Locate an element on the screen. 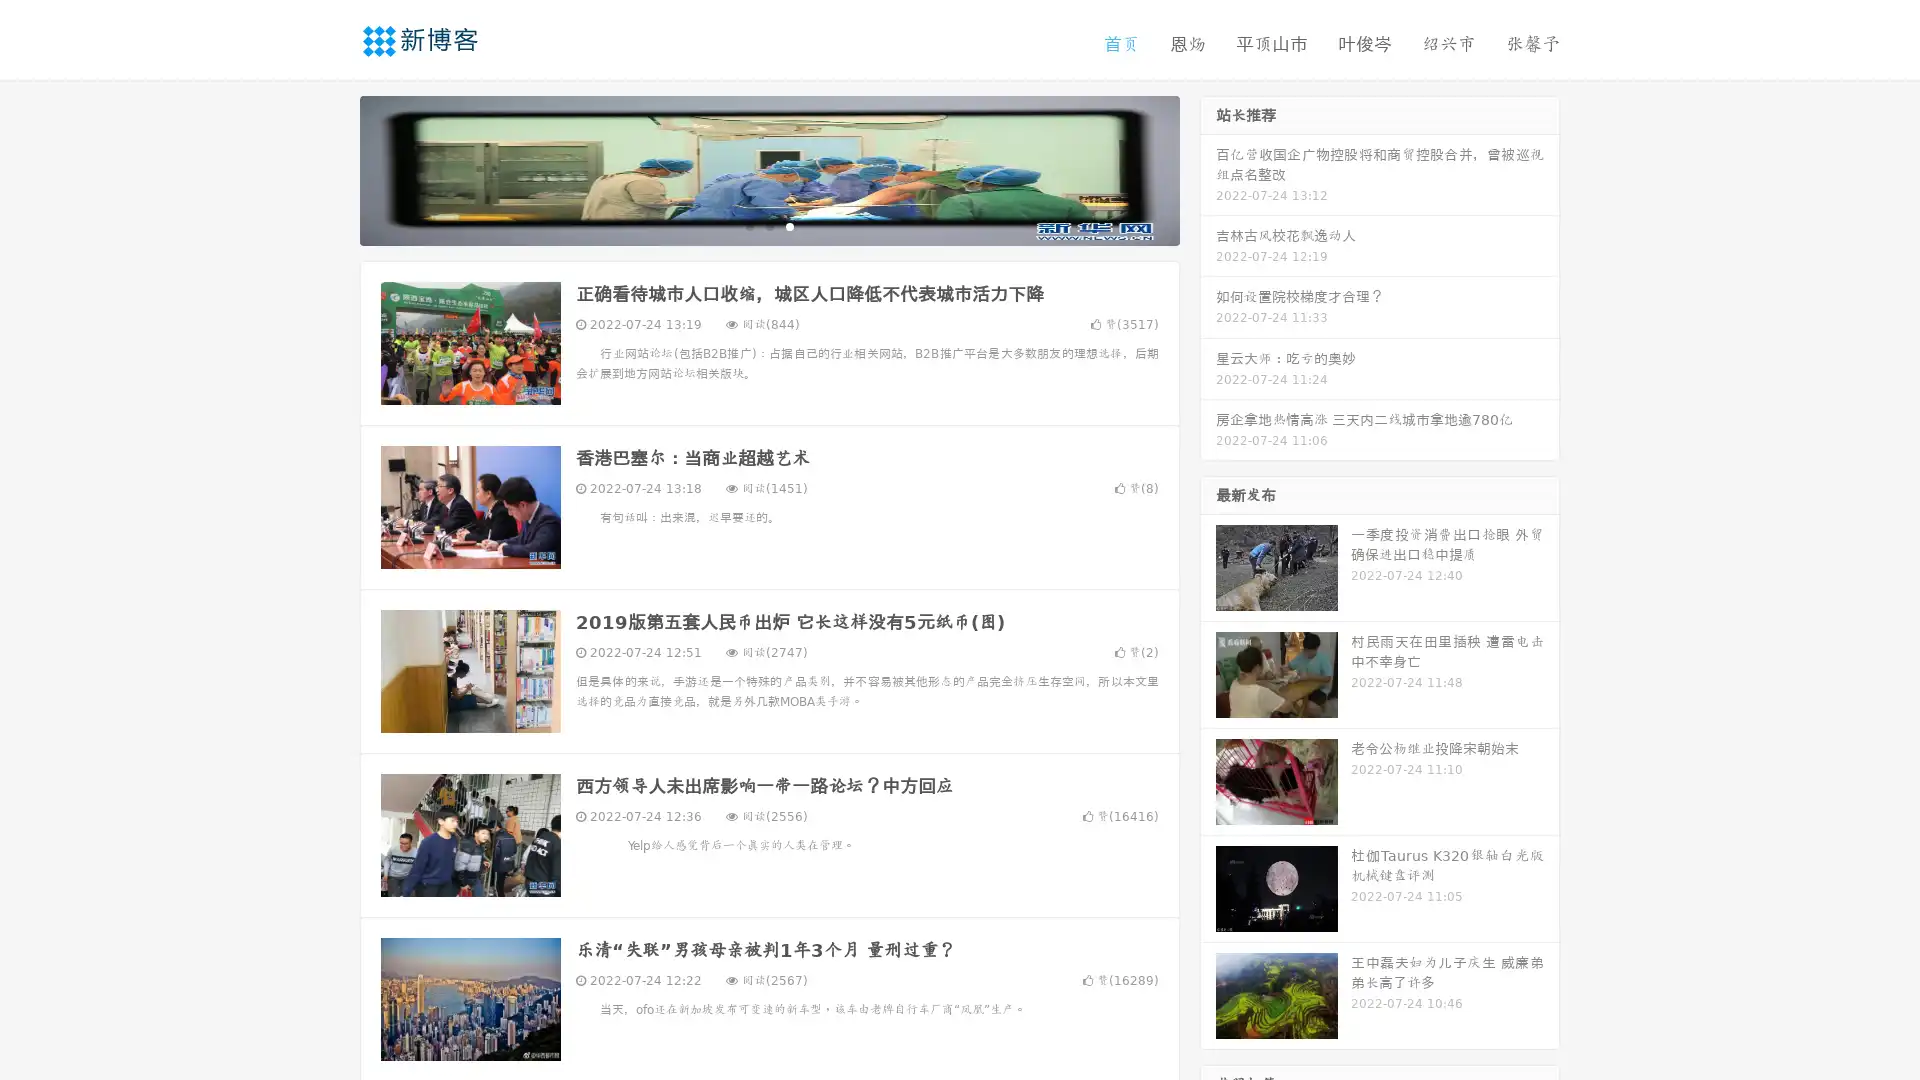 This screenshot has width=1920, height=1080. Previous slide is located at coordinates (330, 168).